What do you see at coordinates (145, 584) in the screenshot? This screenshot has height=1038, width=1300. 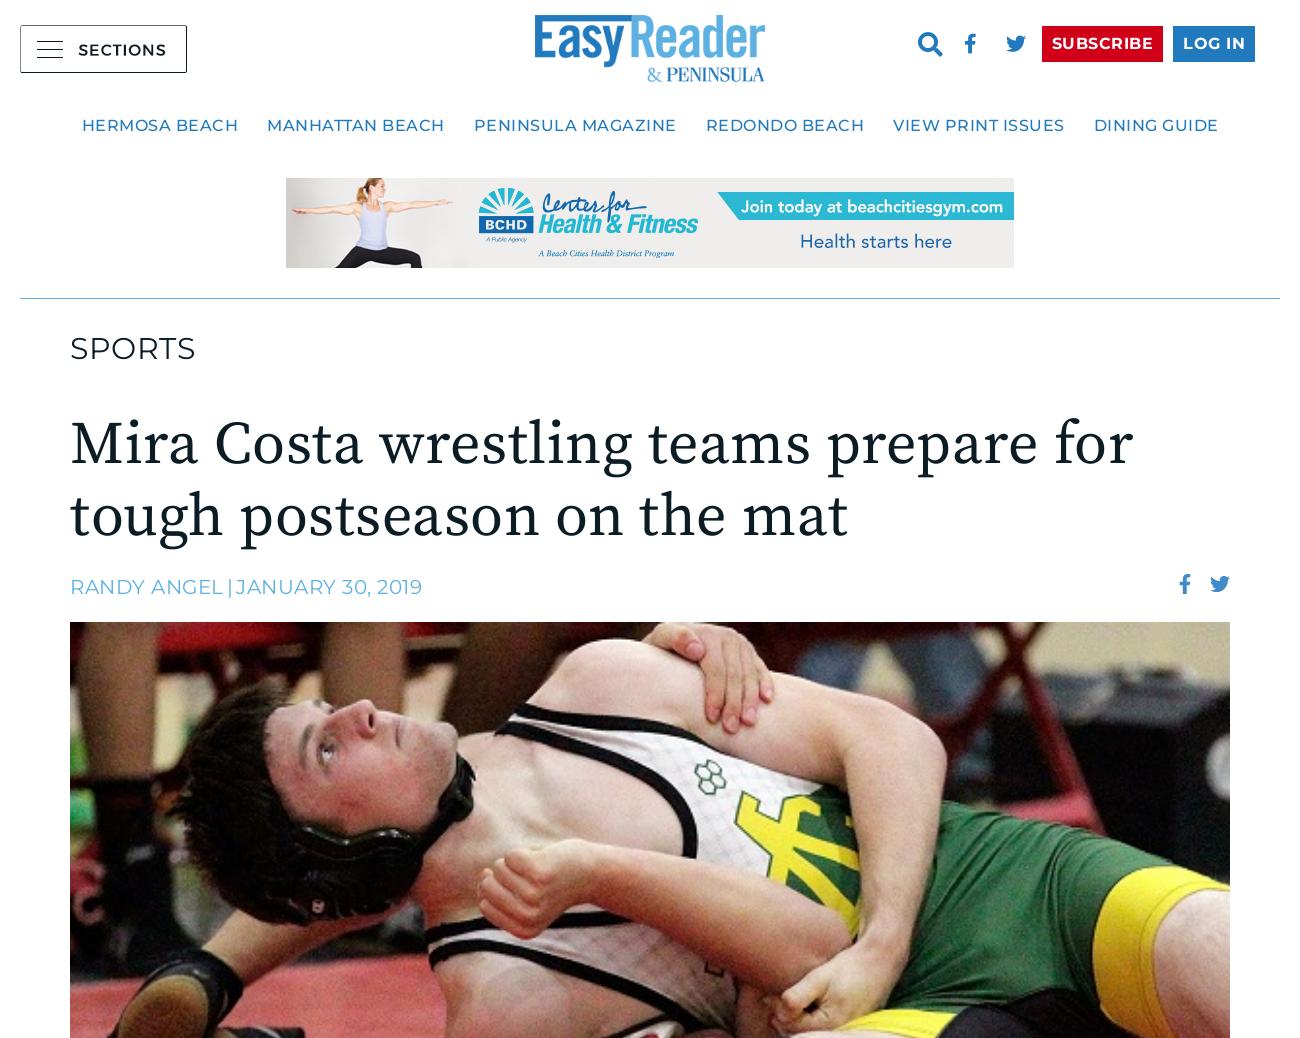 I see `'Randy Angel'` at bounding box center [145, 584].